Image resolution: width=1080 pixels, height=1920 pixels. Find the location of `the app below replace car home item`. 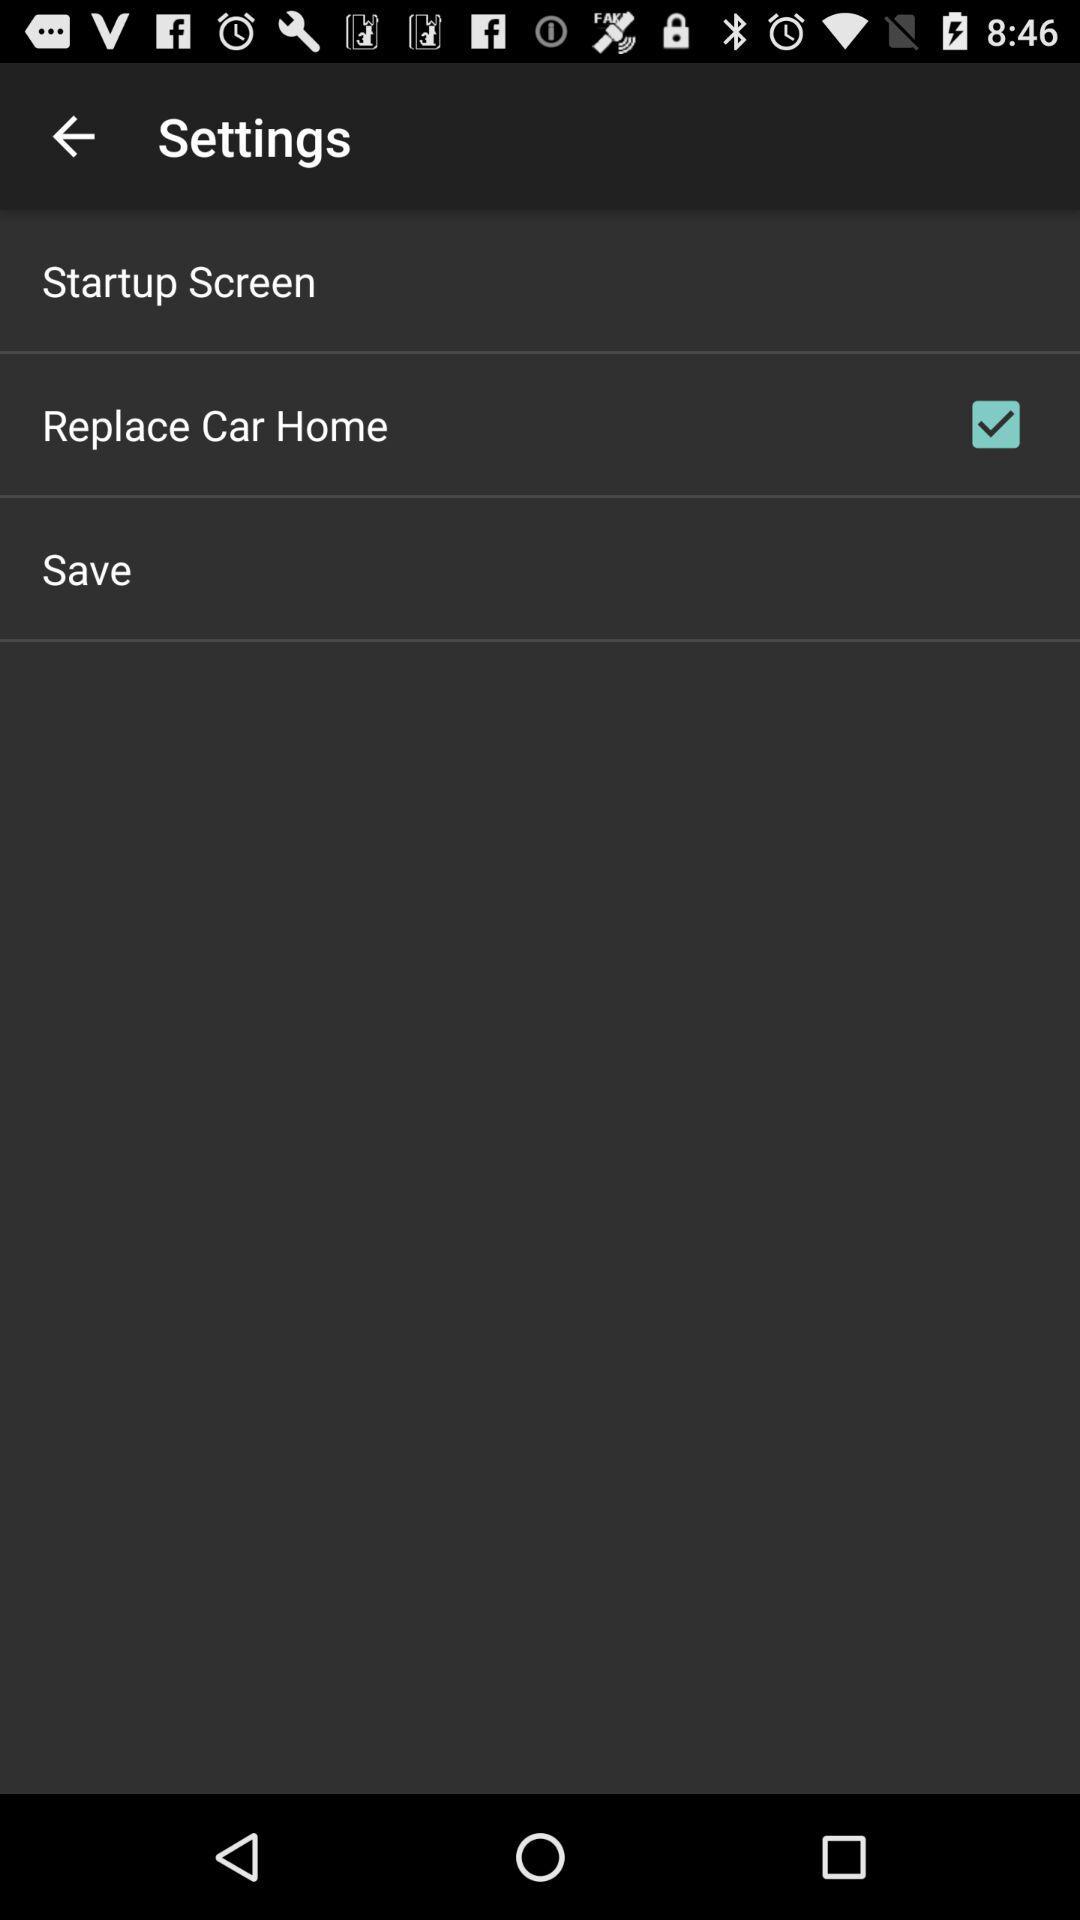

the app below replace car home item is located at coordinates (86, 567).